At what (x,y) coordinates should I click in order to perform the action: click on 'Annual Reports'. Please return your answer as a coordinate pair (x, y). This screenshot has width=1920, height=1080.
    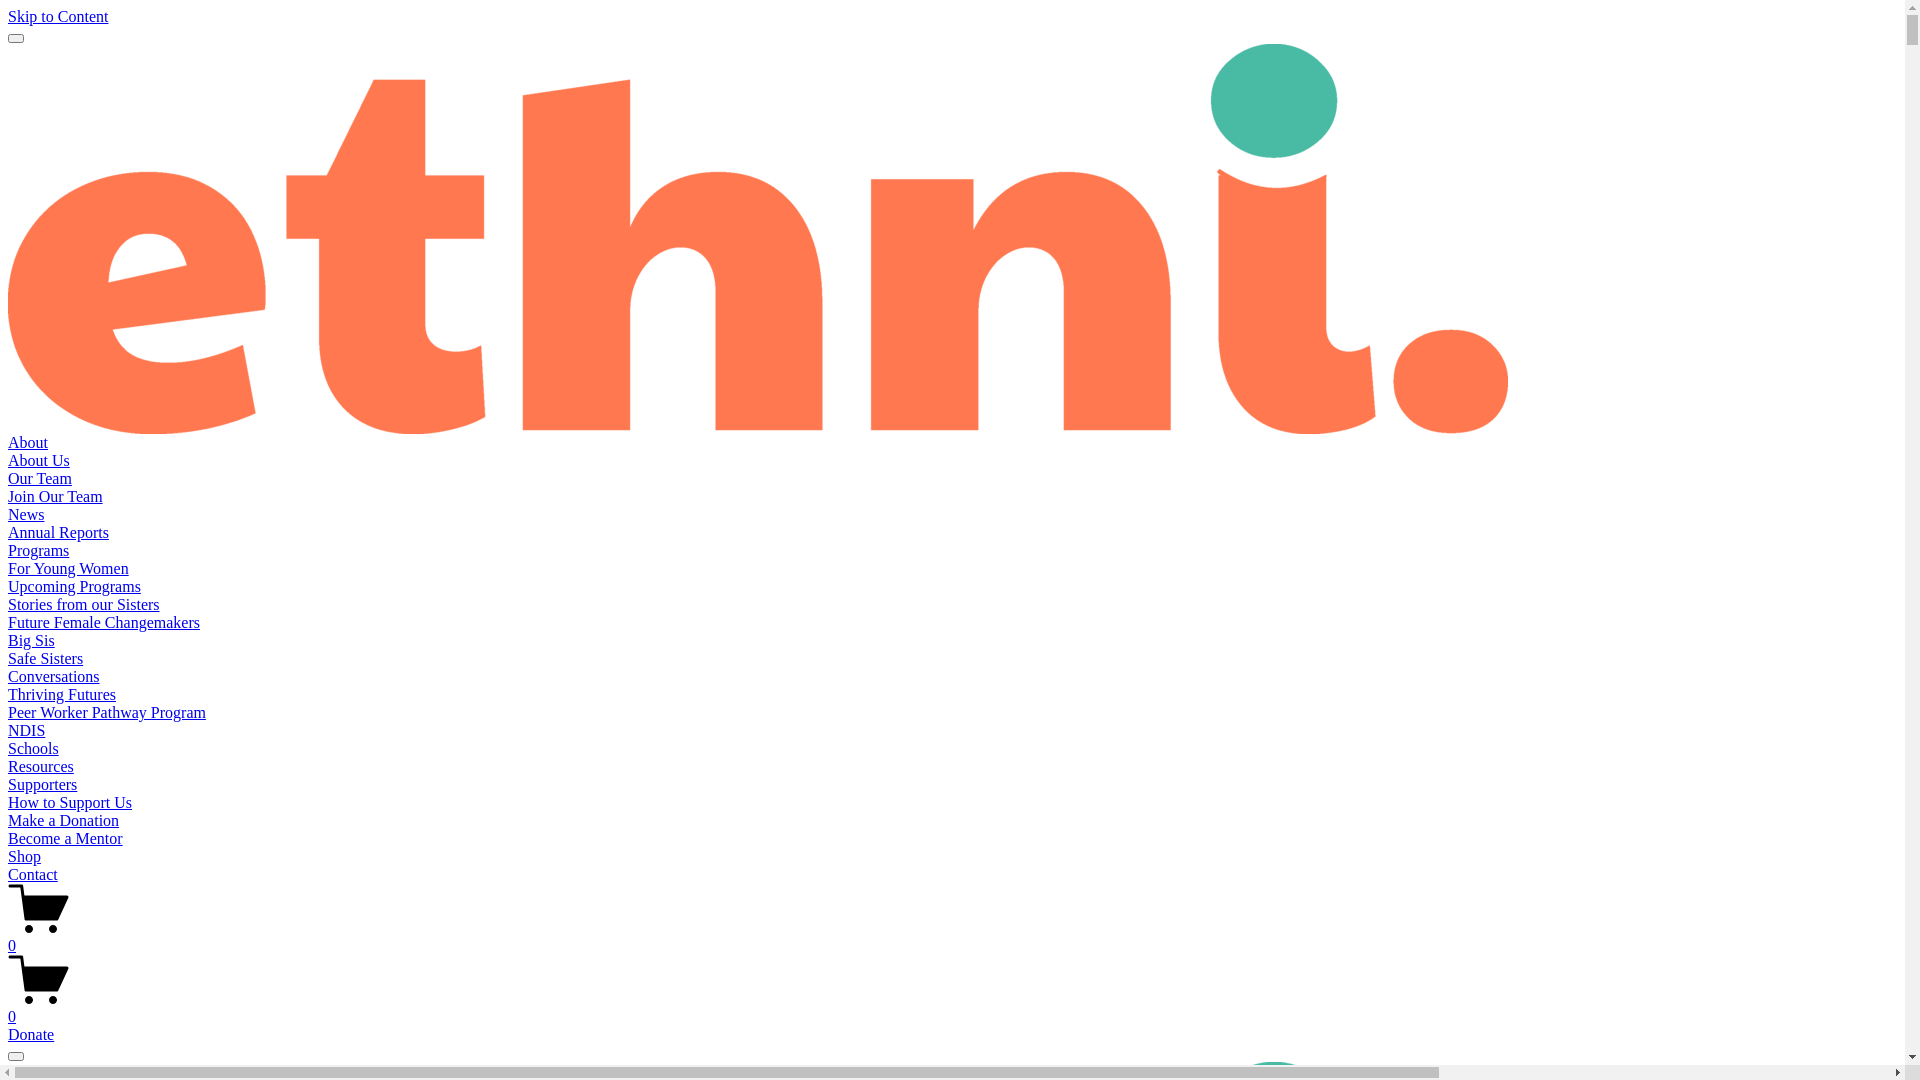
    Looking at the image, I should click on (58, 531).